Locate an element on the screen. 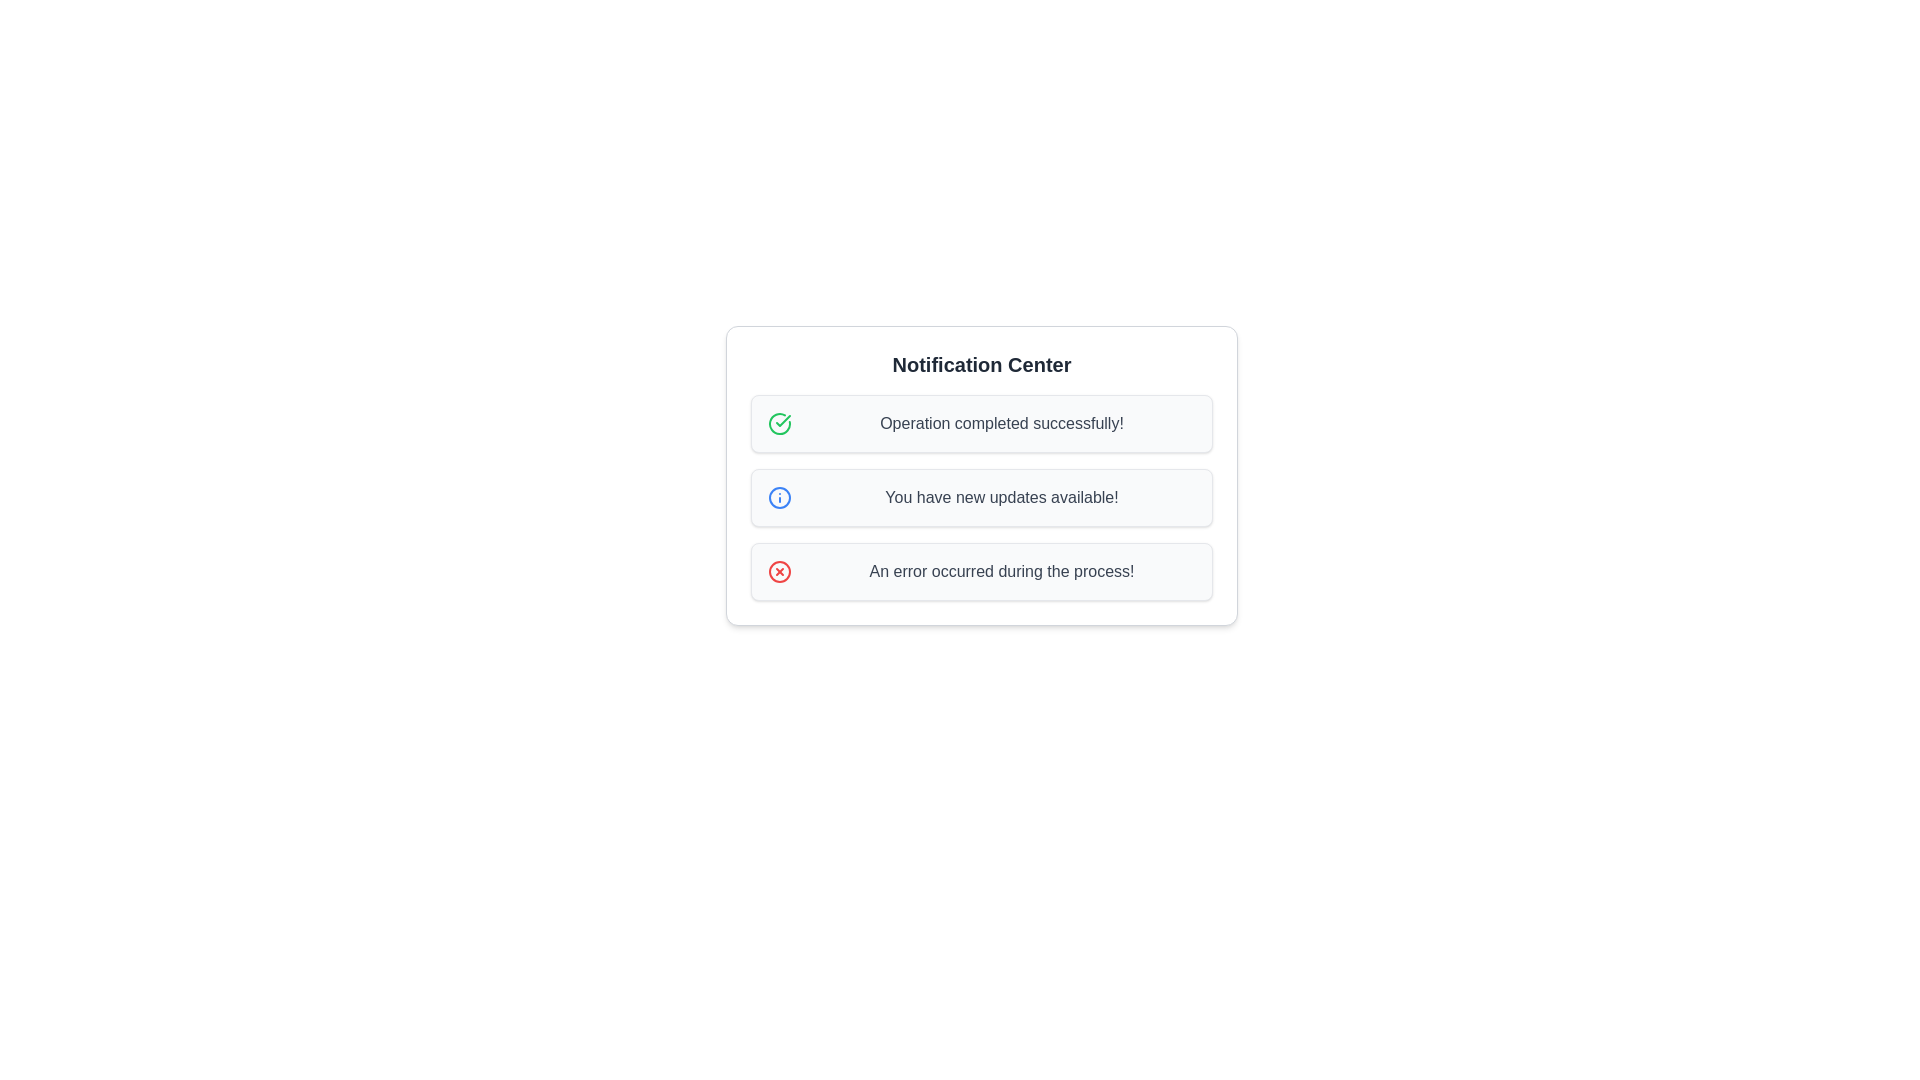  the bold, large-sized header text reading 'Notification Center' located at the top center of the interface is located at coordinates (982, 365).